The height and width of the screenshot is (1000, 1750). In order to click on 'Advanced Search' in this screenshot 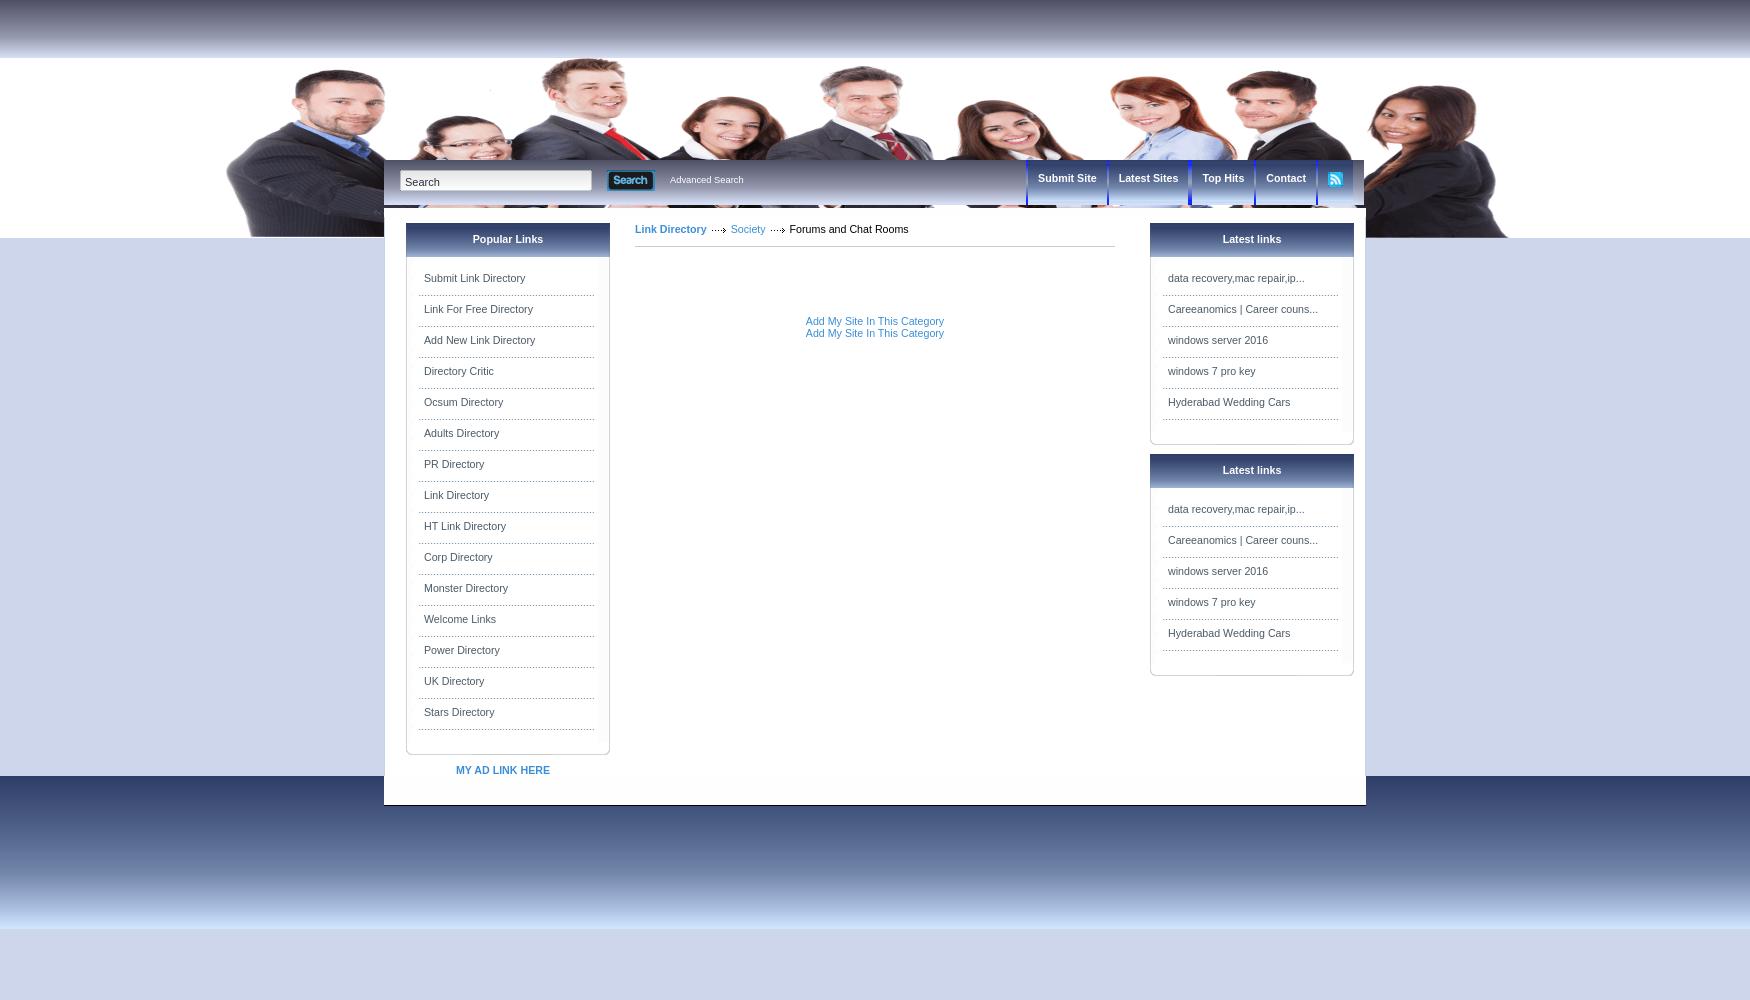, I will do `click(706, 180)`.